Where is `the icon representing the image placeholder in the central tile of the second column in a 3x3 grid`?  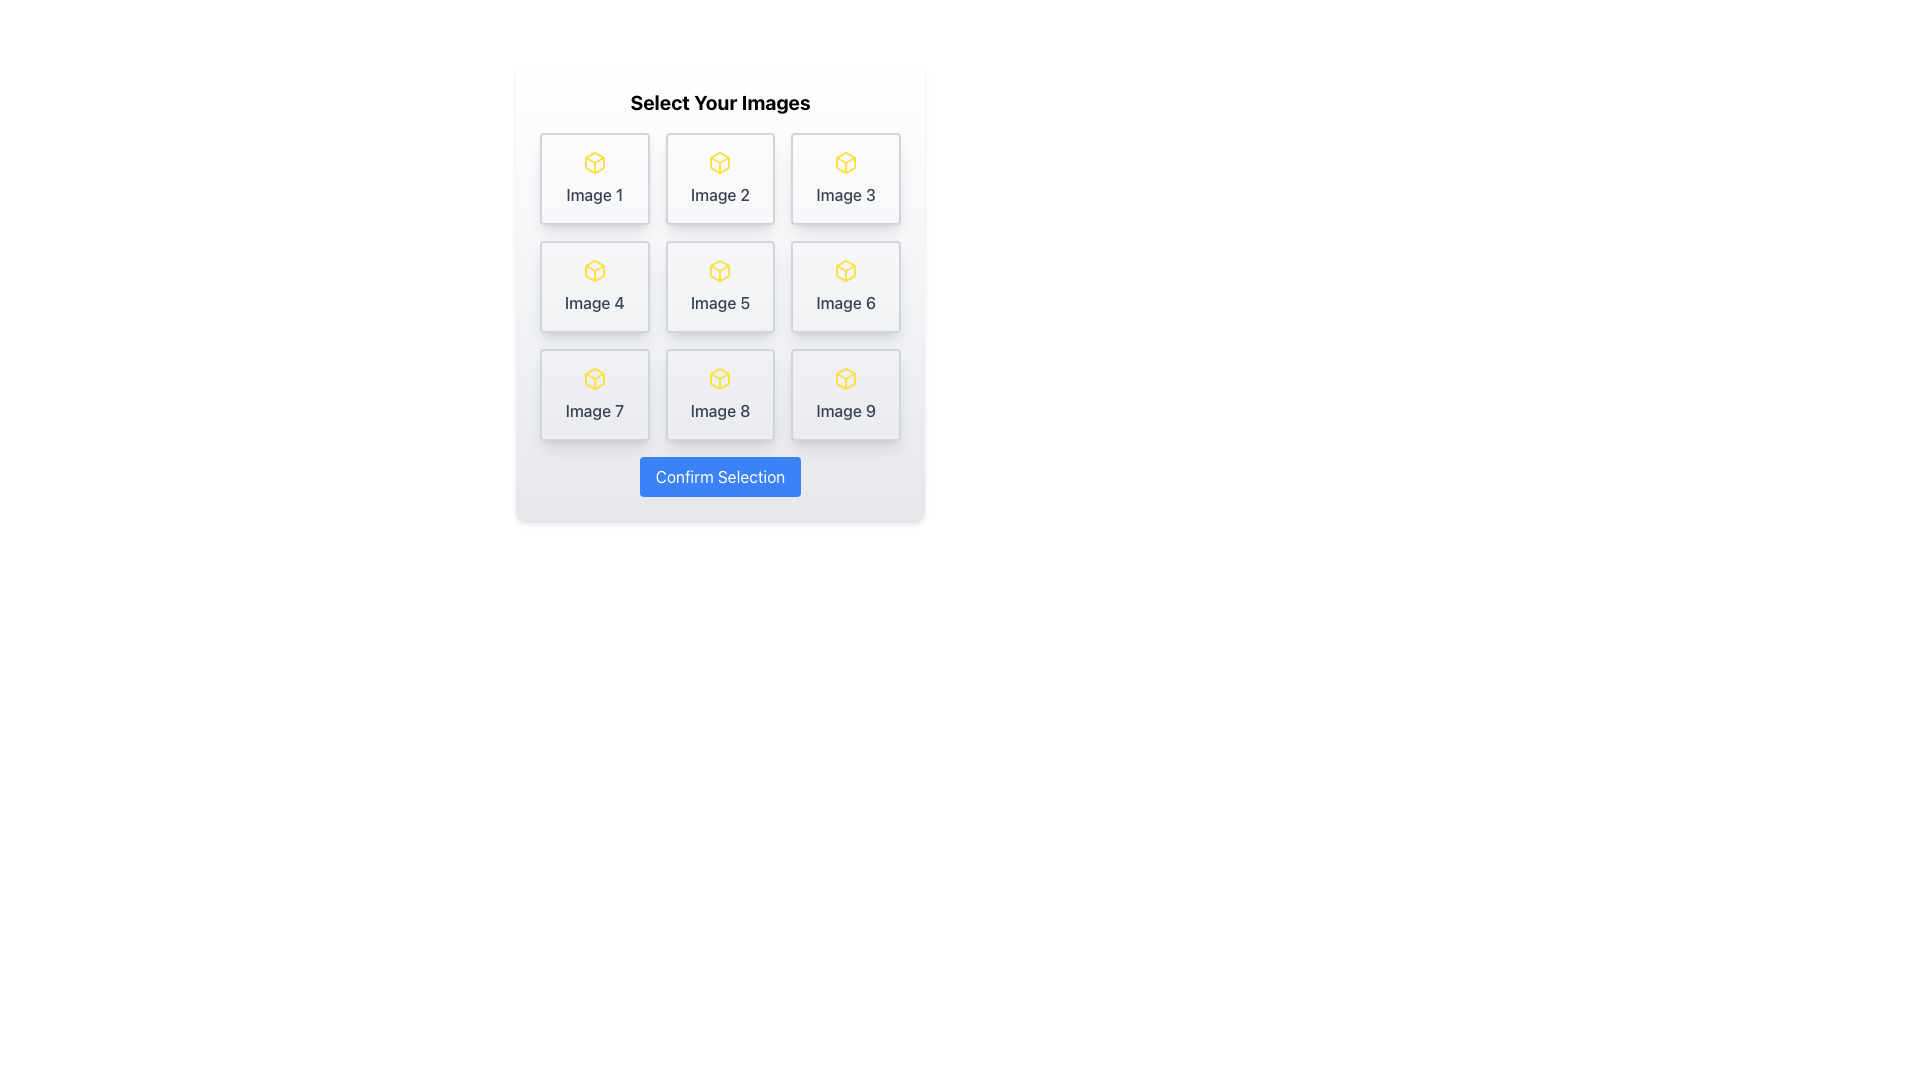 the icon representing the image placeholder in the central tile of the second column in a 3x3 grid is located at coordinates (720, 161).